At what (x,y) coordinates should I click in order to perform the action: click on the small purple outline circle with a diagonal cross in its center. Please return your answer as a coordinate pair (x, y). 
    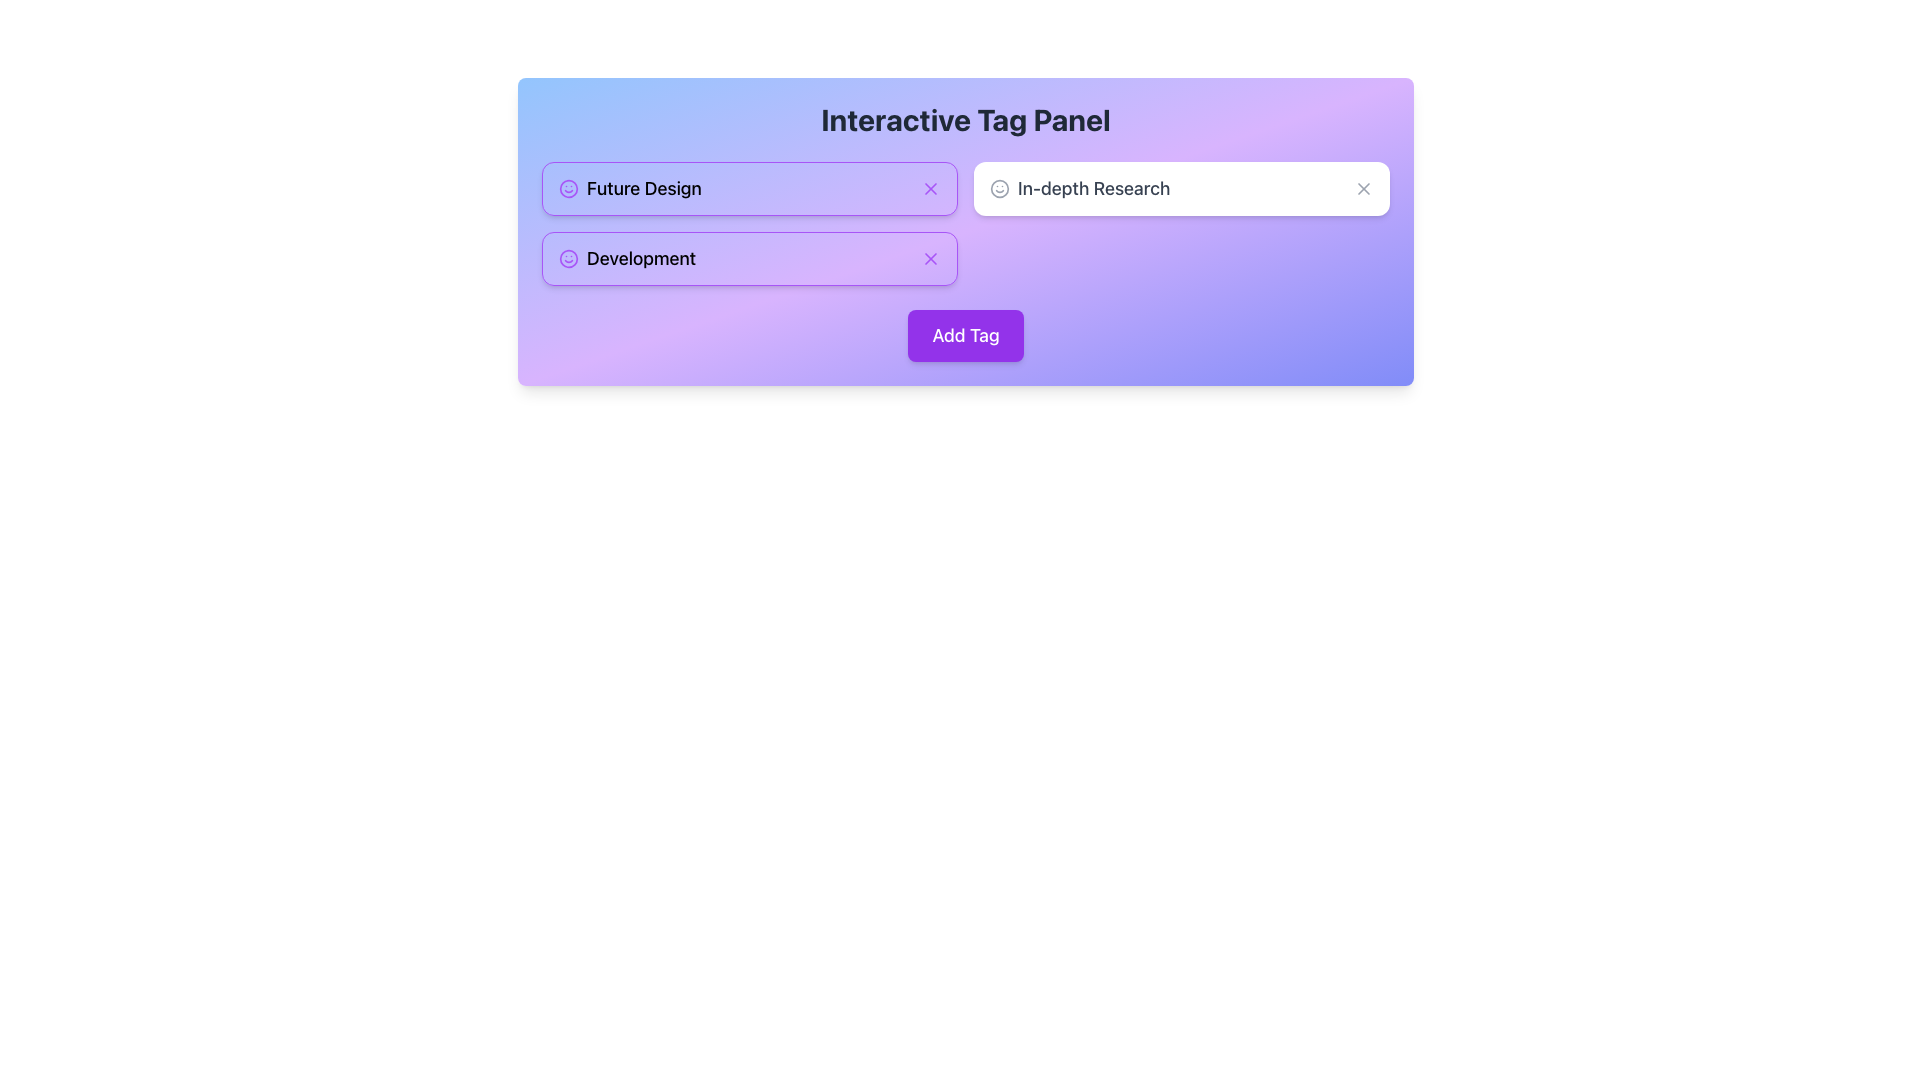
    Looking at the image, I should click on (930, 189).